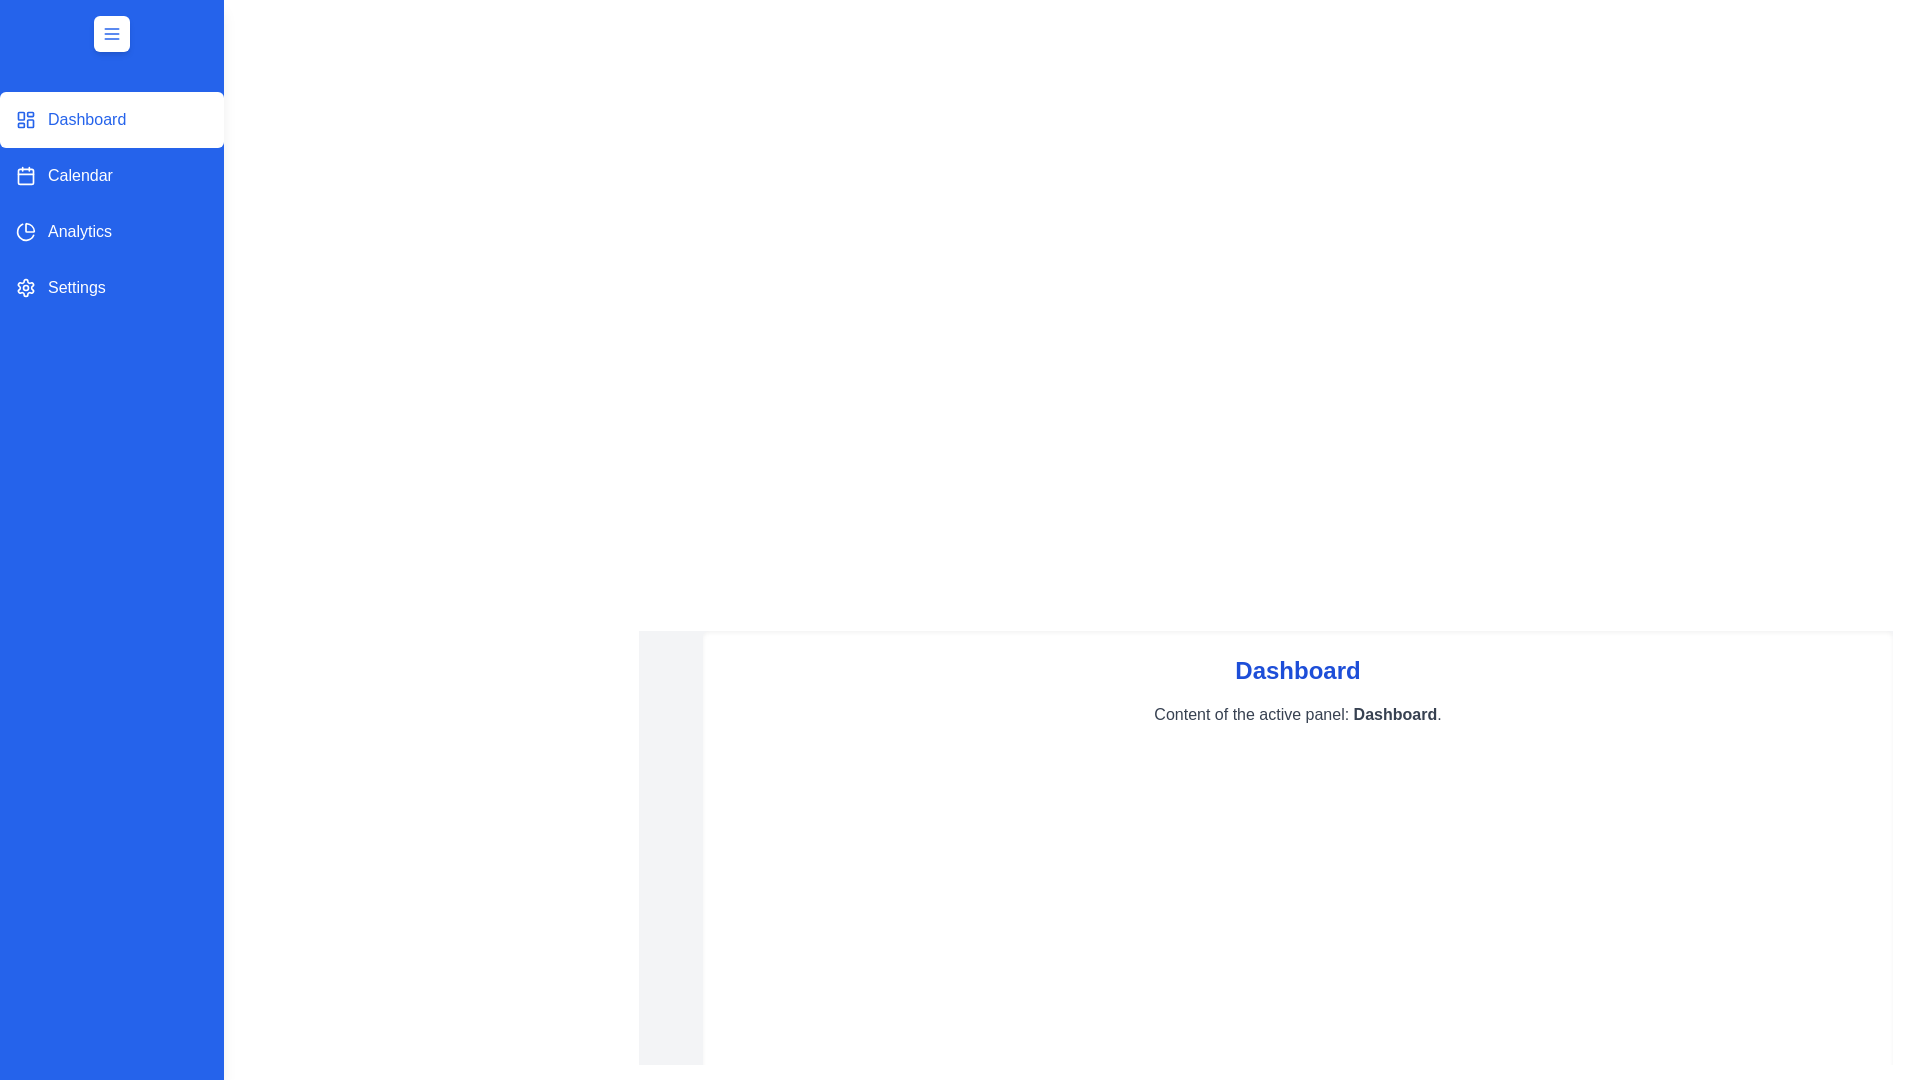  Describe the element at coordinates (110, 34) in the screenshot. I see `toggle button at the top-left corner of the sidebar to toggle the drawer` at that location.